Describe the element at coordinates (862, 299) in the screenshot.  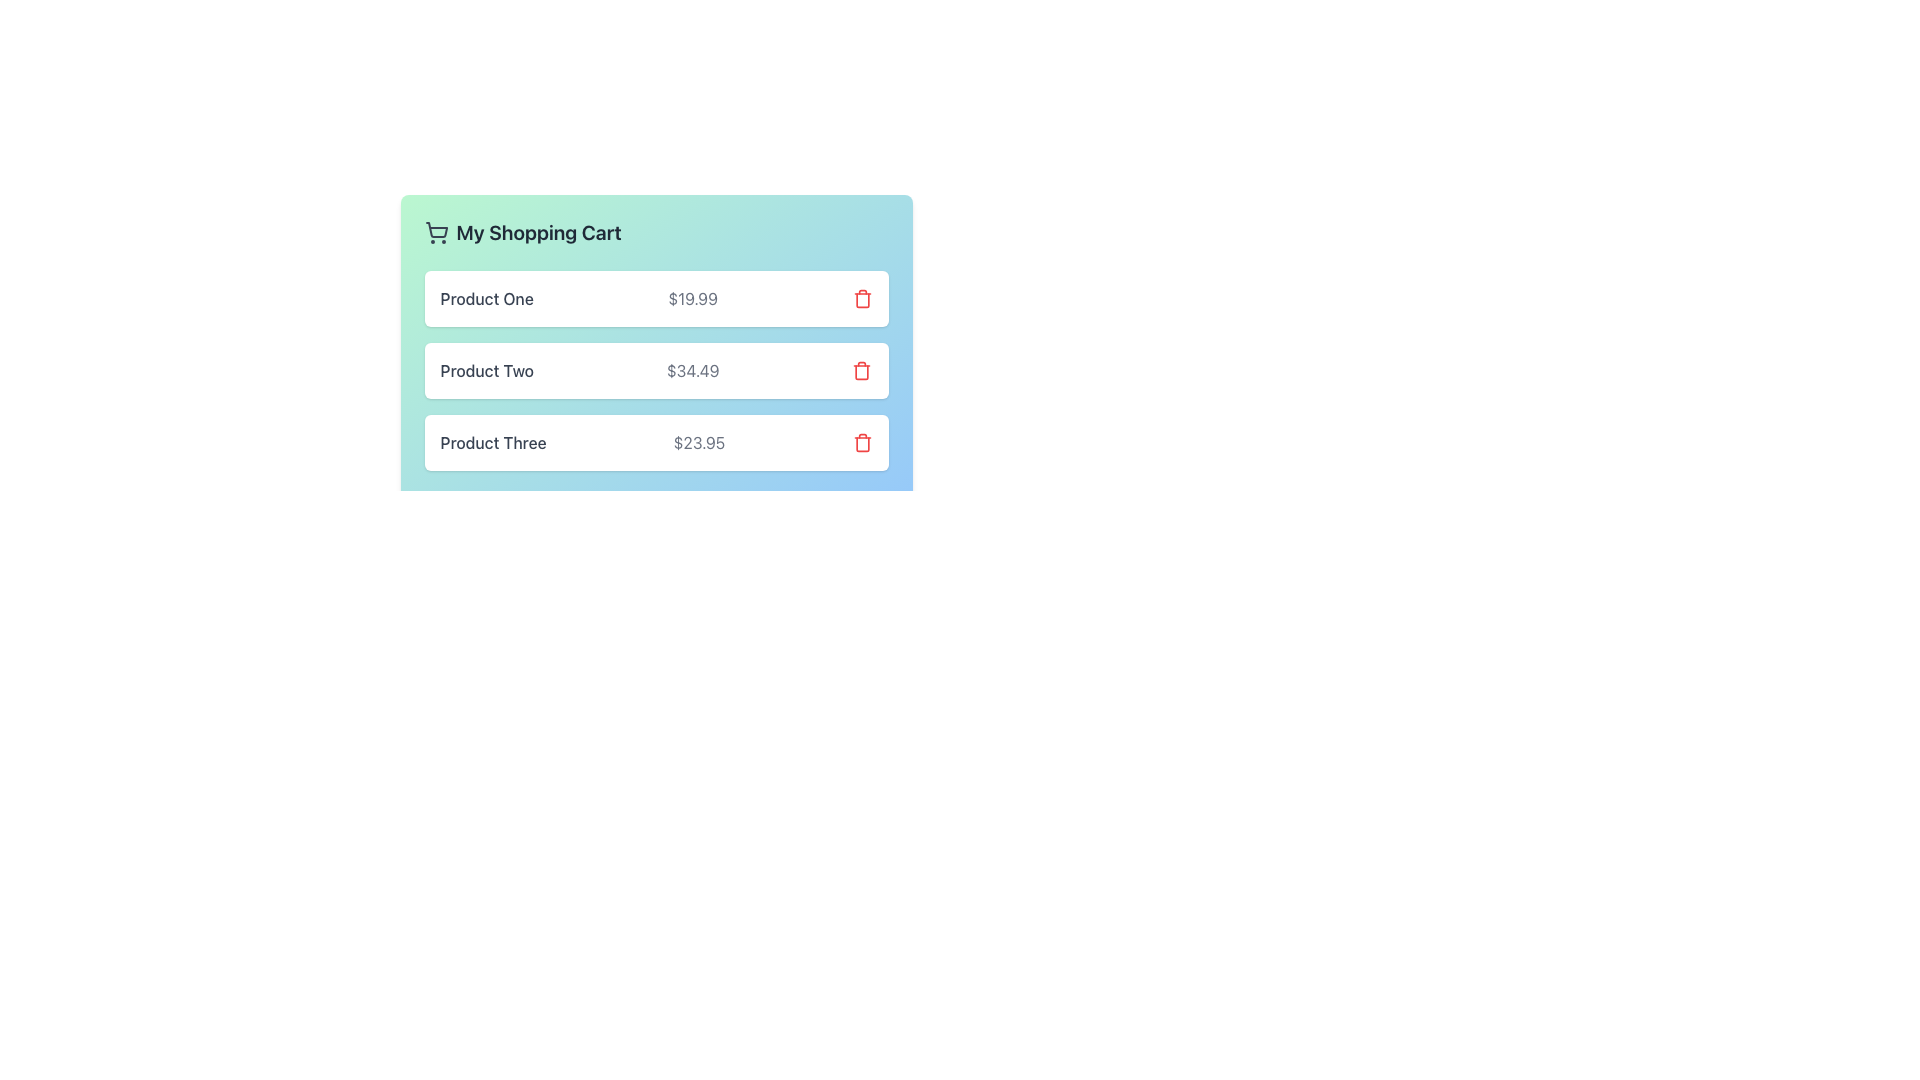
I see `the delete button for the list item labeled 'Product One'` at that location.